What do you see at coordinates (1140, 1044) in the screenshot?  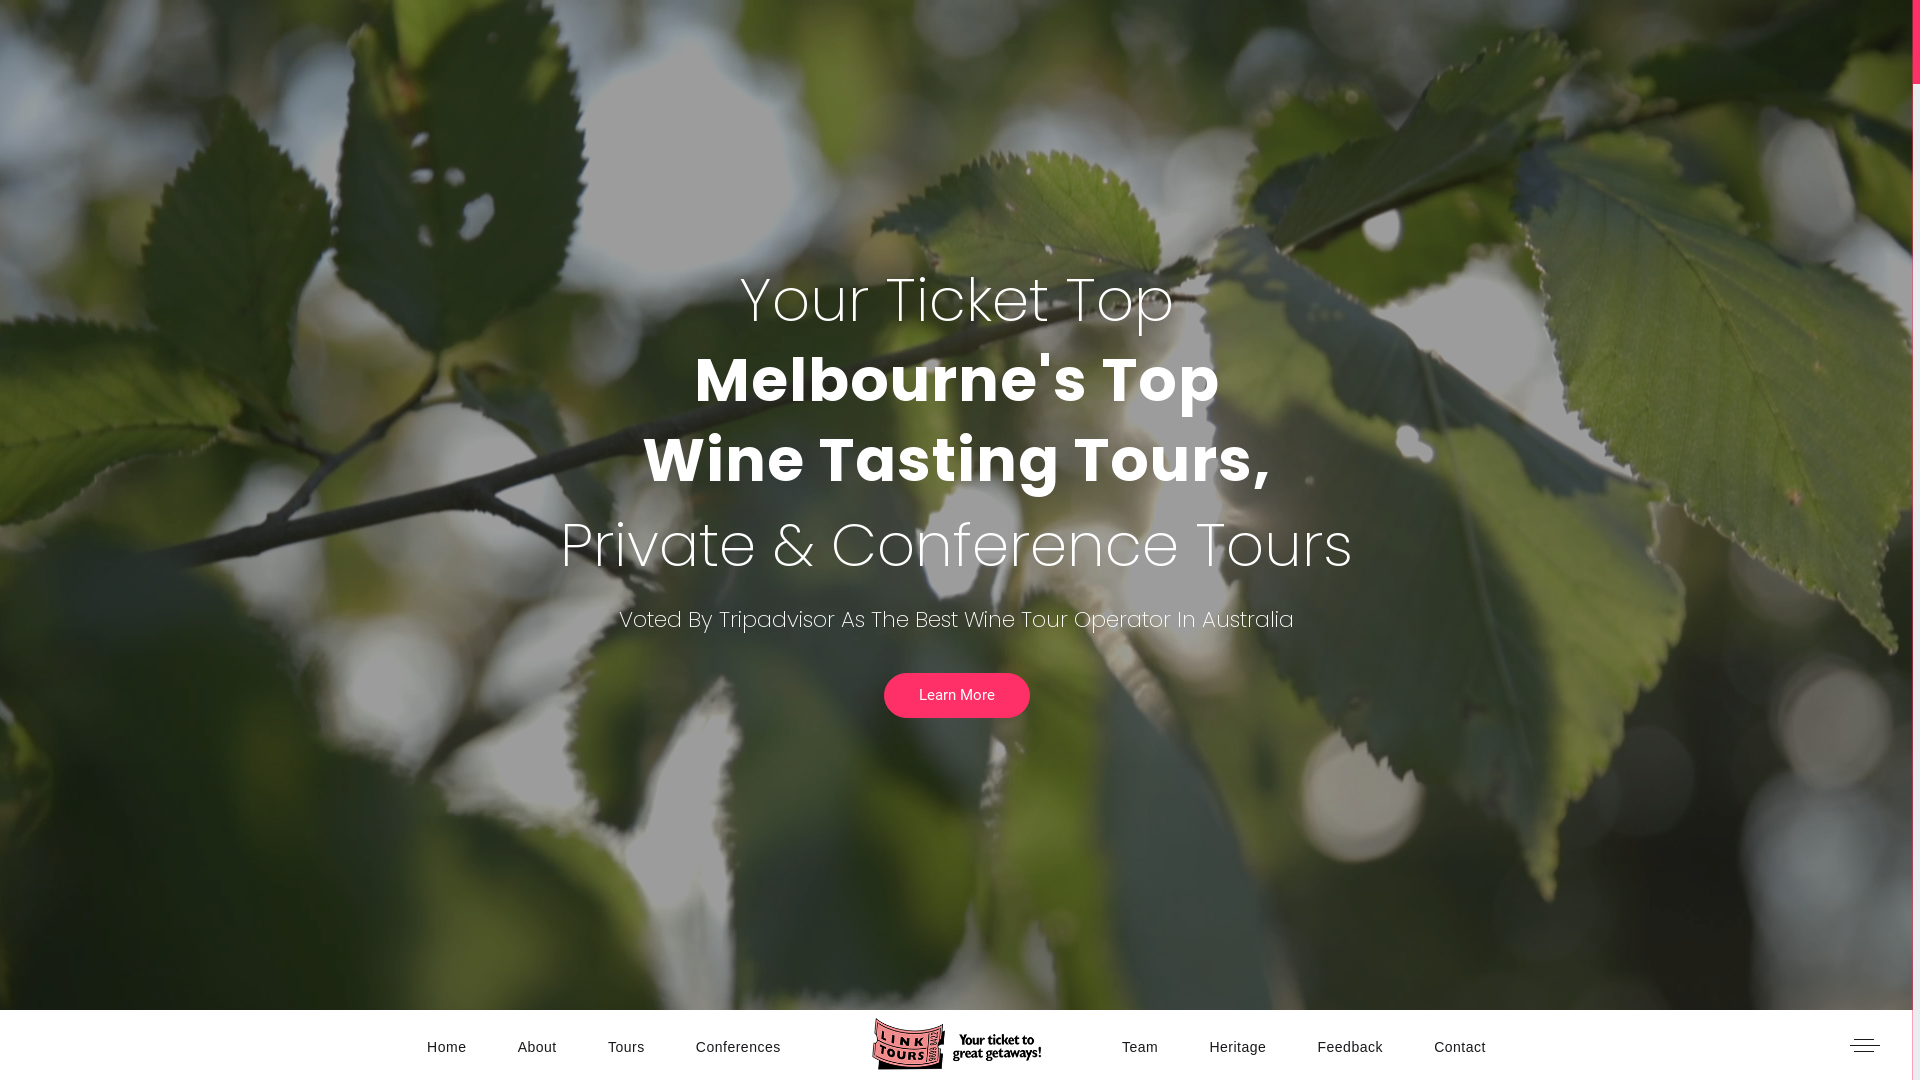 I see `'Team'` at bounding box center [1140, 1044].